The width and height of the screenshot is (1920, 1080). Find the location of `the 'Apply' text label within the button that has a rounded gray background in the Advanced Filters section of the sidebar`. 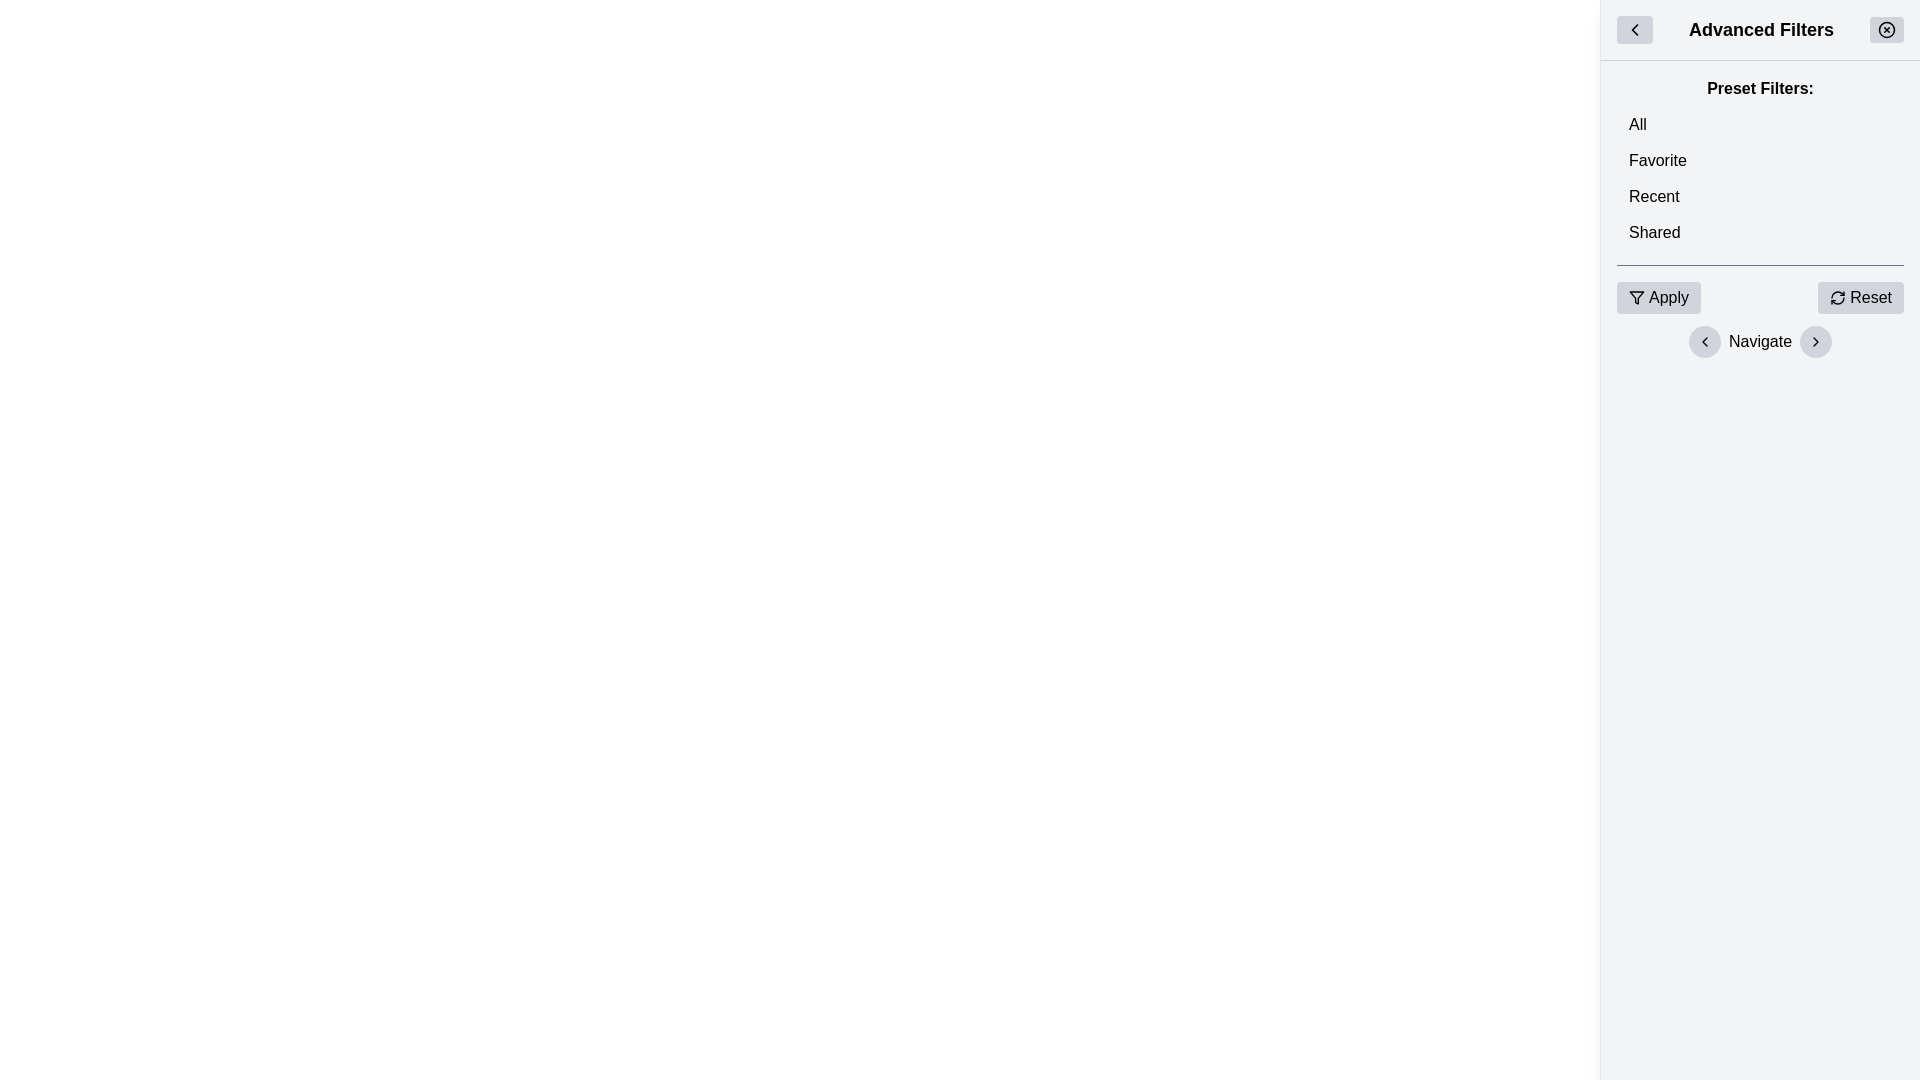

the 'Apply' text label within the button that has a rounded gray background in the Advanced Filters section of the sidebar is located at coordinates (1669, 297).